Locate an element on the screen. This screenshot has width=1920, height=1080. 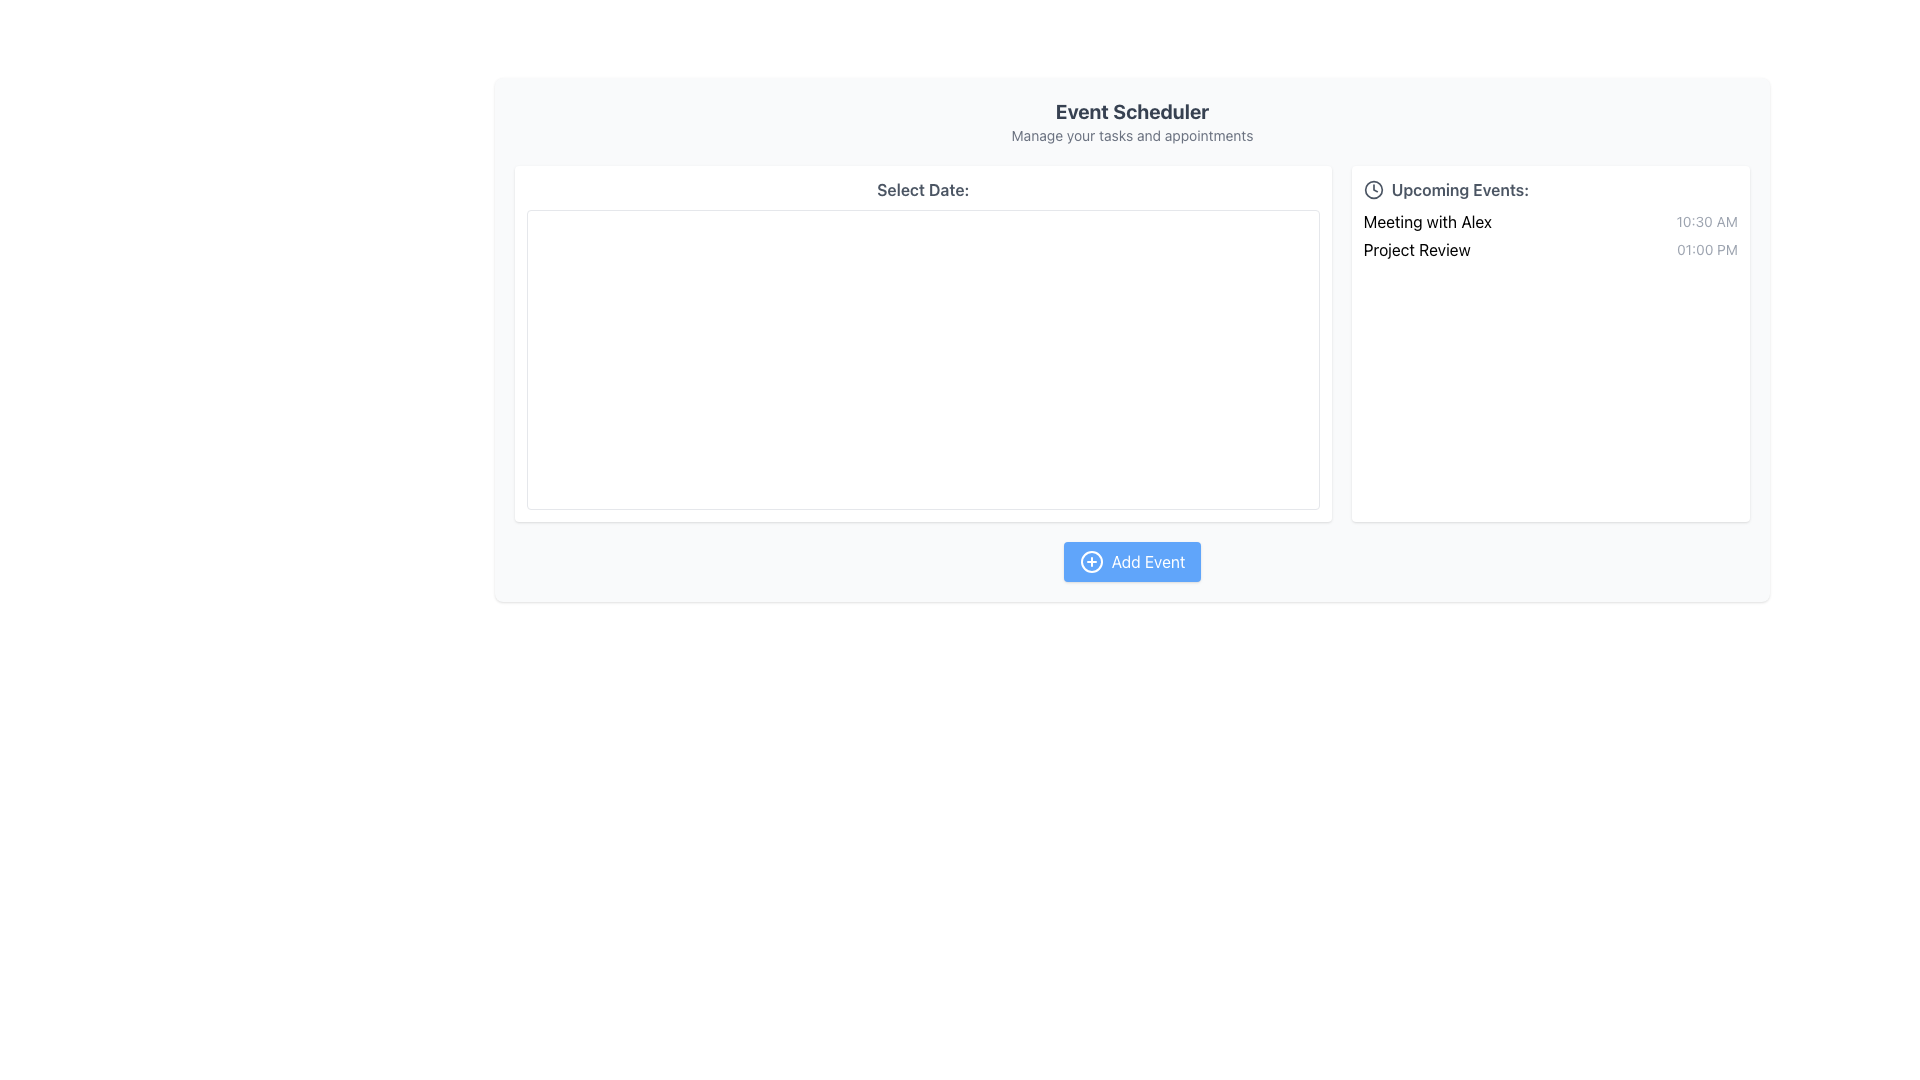
the Label providing a descriptive subtitle for the 'Event Scheduler' application, located below the main heading and centered horizontally is located at coordinates (1132, 135).